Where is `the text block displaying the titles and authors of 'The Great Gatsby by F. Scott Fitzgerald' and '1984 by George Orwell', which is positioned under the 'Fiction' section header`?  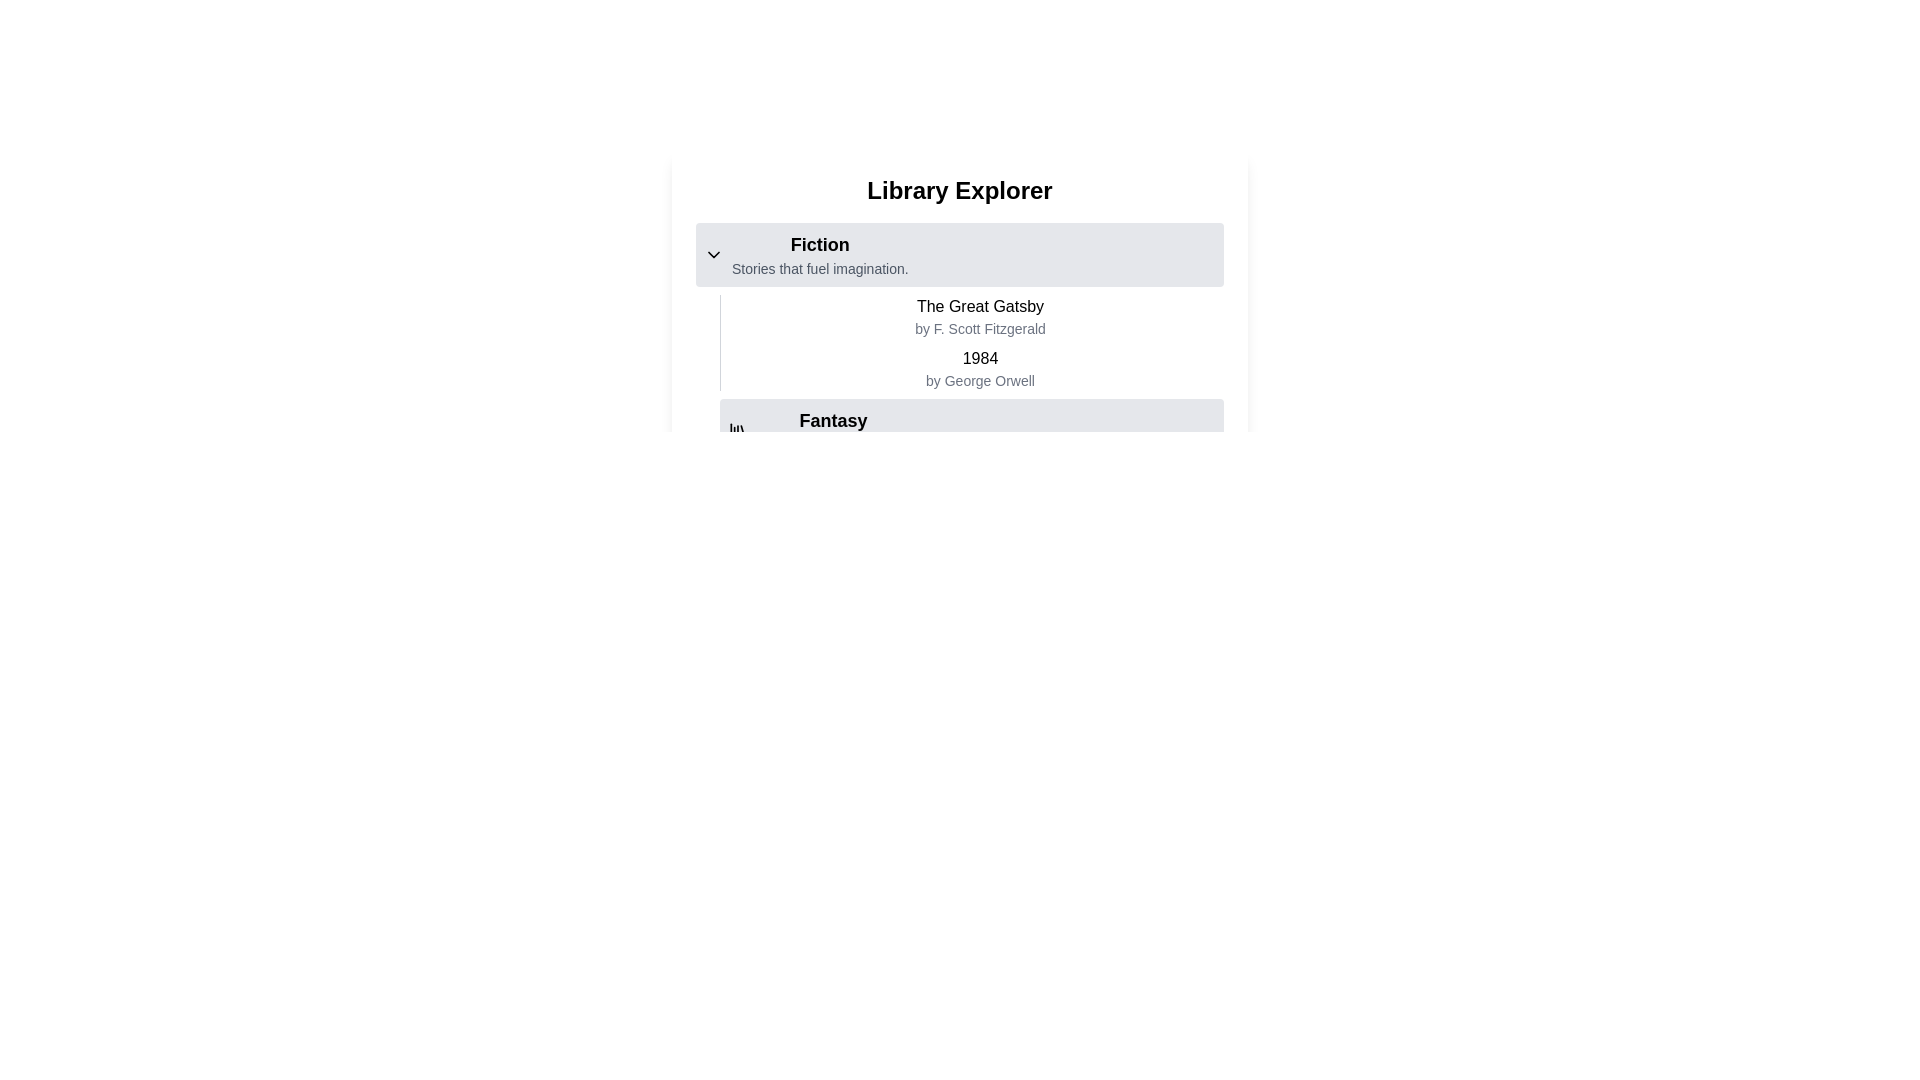
the text block displaying the titles and authors of 'The Great Gatsby by F. Scott Fitzgerald' and '1984 by George Orwell', which is positioned under the 'Fiction' section header is located at coordinates (971, 342).